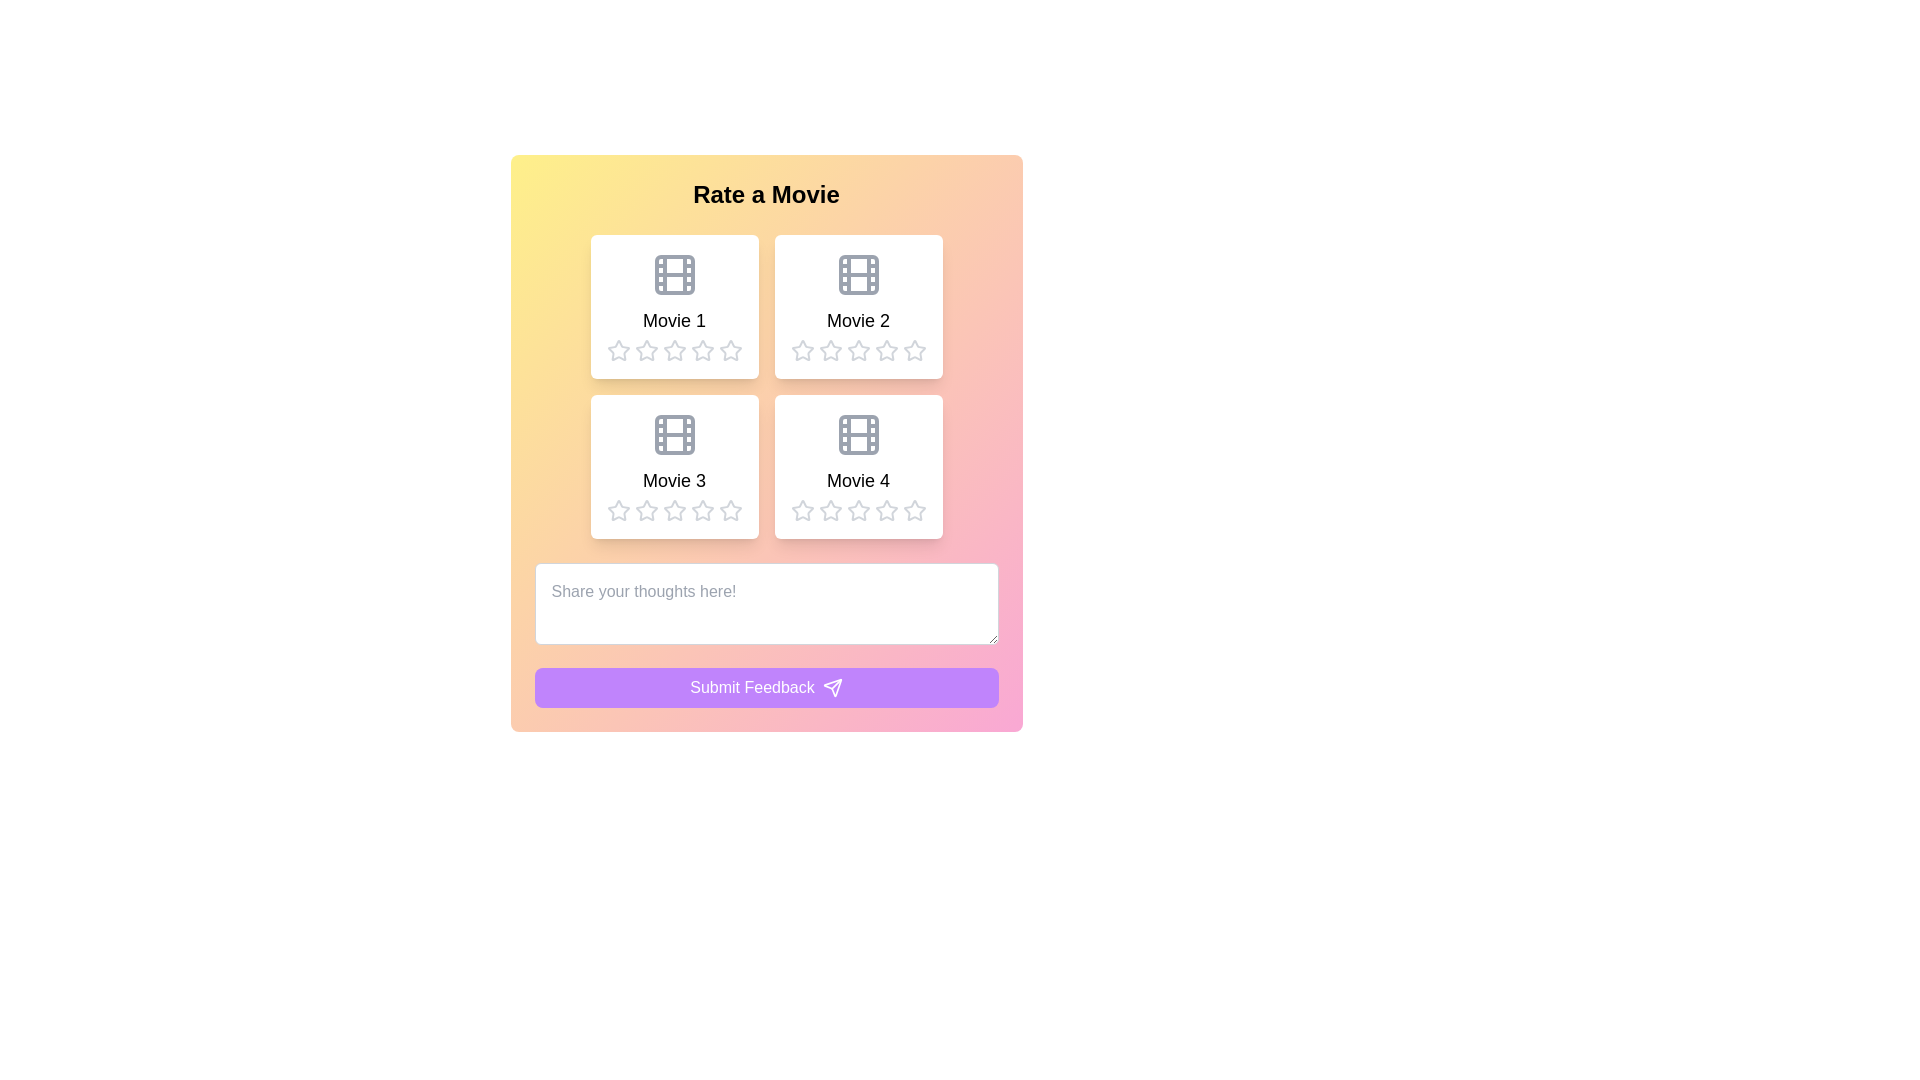  Describe the element at coordinates (858, 434) in the screenshot. I see `the icon representing 'Movie 4' located at the top center of the content box labeled 'Movie 4'` at that location.